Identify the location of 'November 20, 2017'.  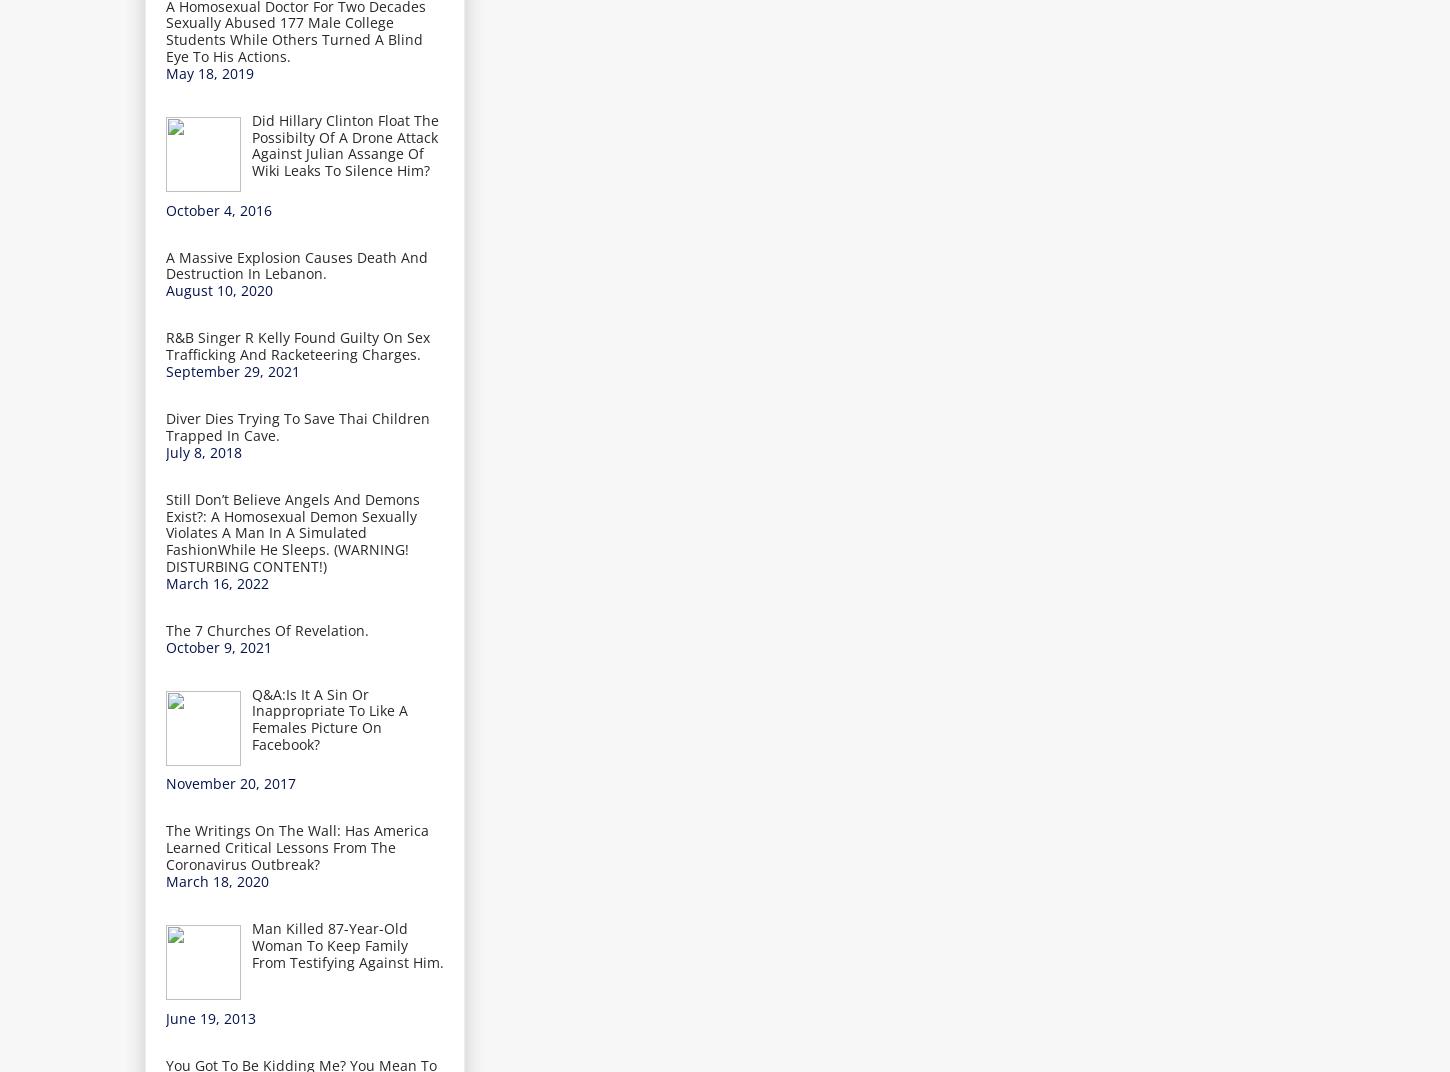
(229, 783).